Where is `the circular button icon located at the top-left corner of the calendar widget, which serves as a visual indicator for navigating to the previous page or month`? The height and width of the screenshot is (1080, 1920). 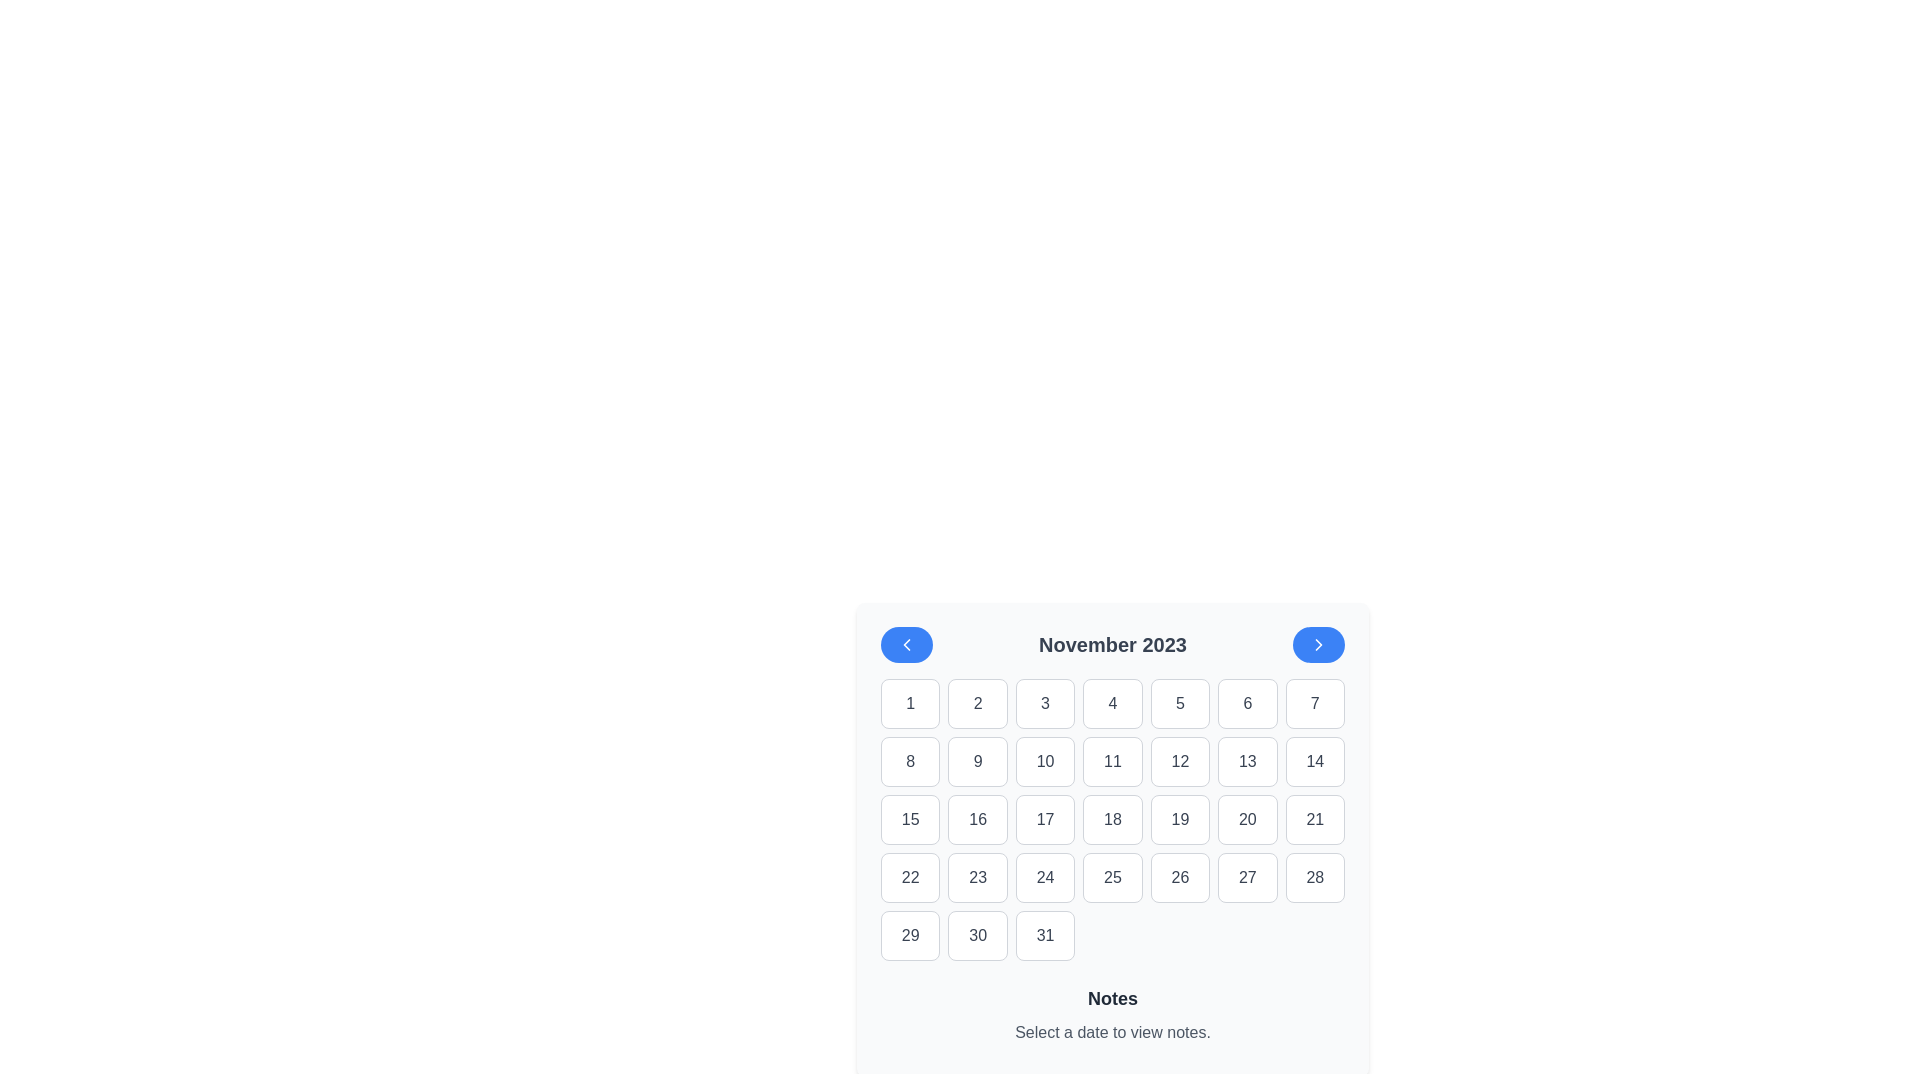 the circular button icon located at the top-left corner of the calendar widget, which serves as a visual indicator for navigating to the previous page or month is located at coordinates (906, 644).